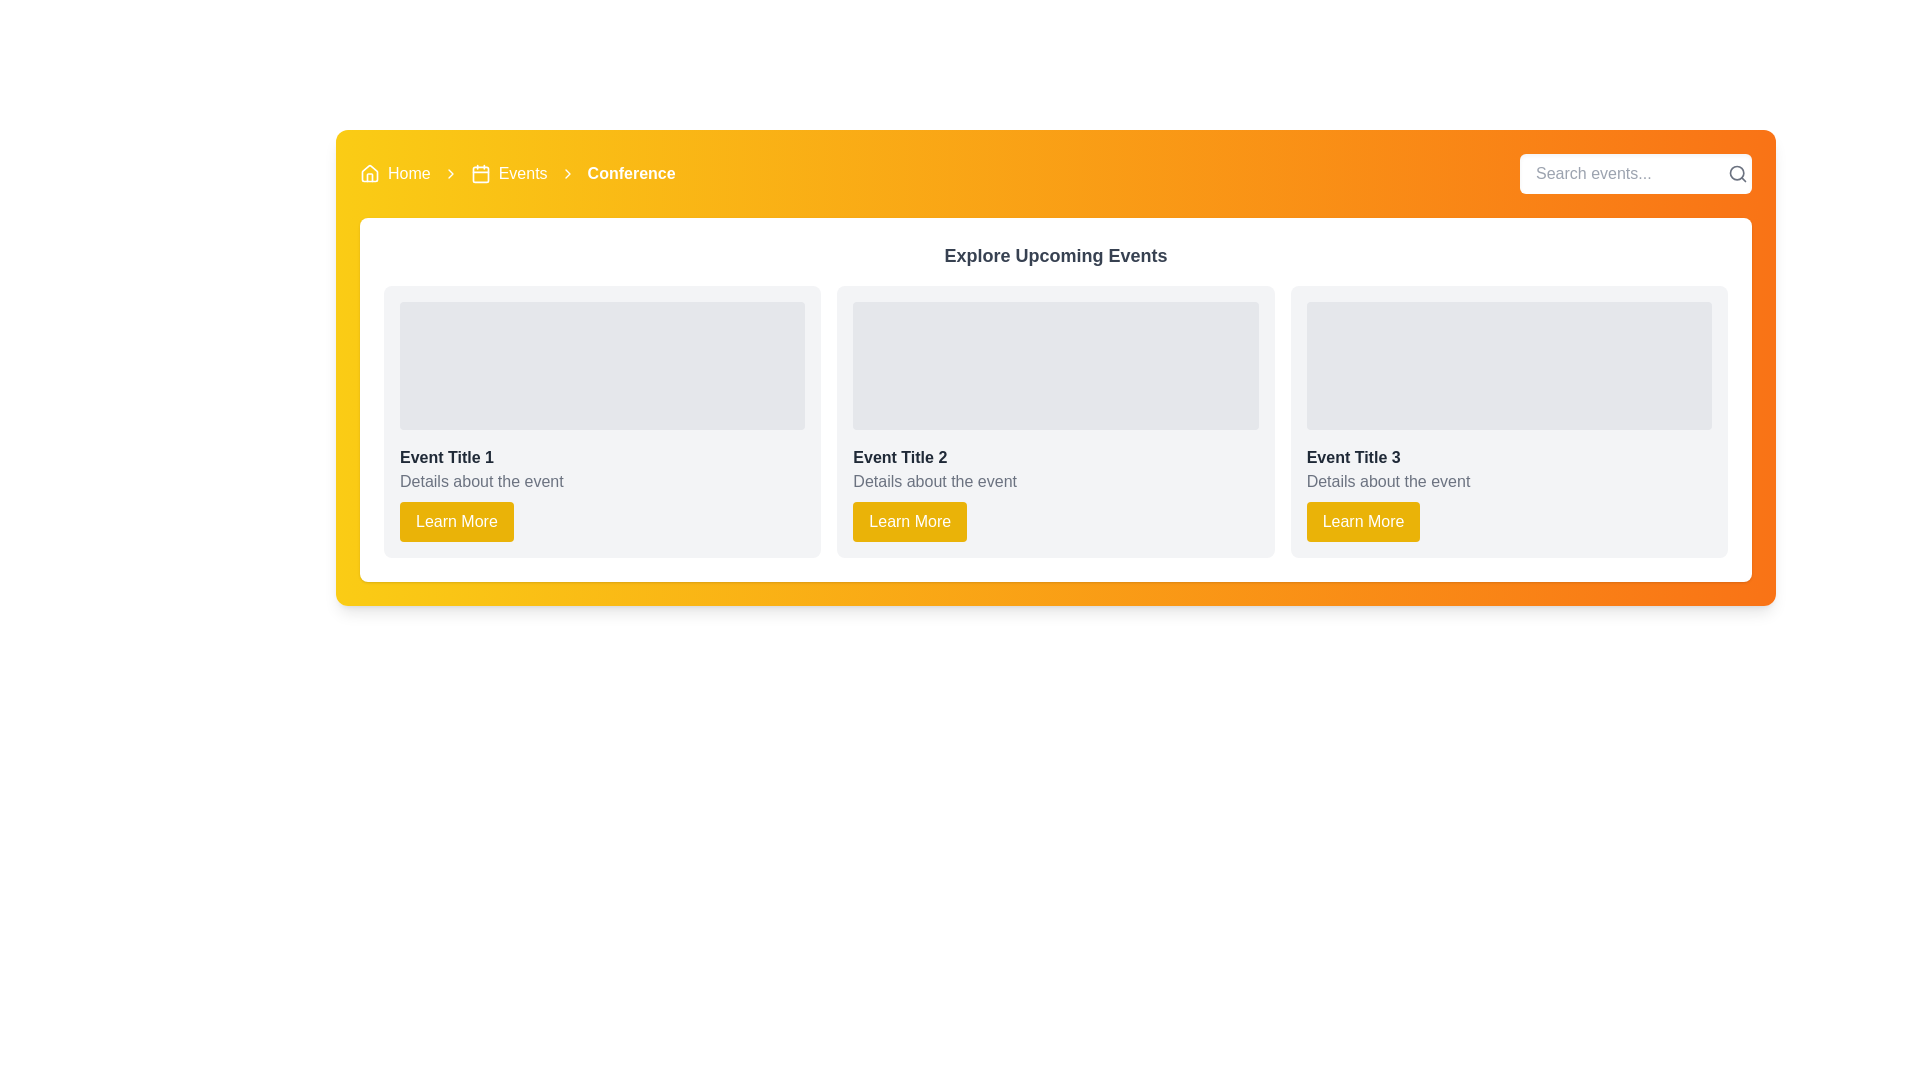 The width and height of the screenshot is (1920, 1080). Describe the element at coordinates (899, 458) in the screenshot. I see `text from the bold, dark gray label that says 'Event Title 2', which is positioned as the top text of the second card in a row of three cards` at that location.